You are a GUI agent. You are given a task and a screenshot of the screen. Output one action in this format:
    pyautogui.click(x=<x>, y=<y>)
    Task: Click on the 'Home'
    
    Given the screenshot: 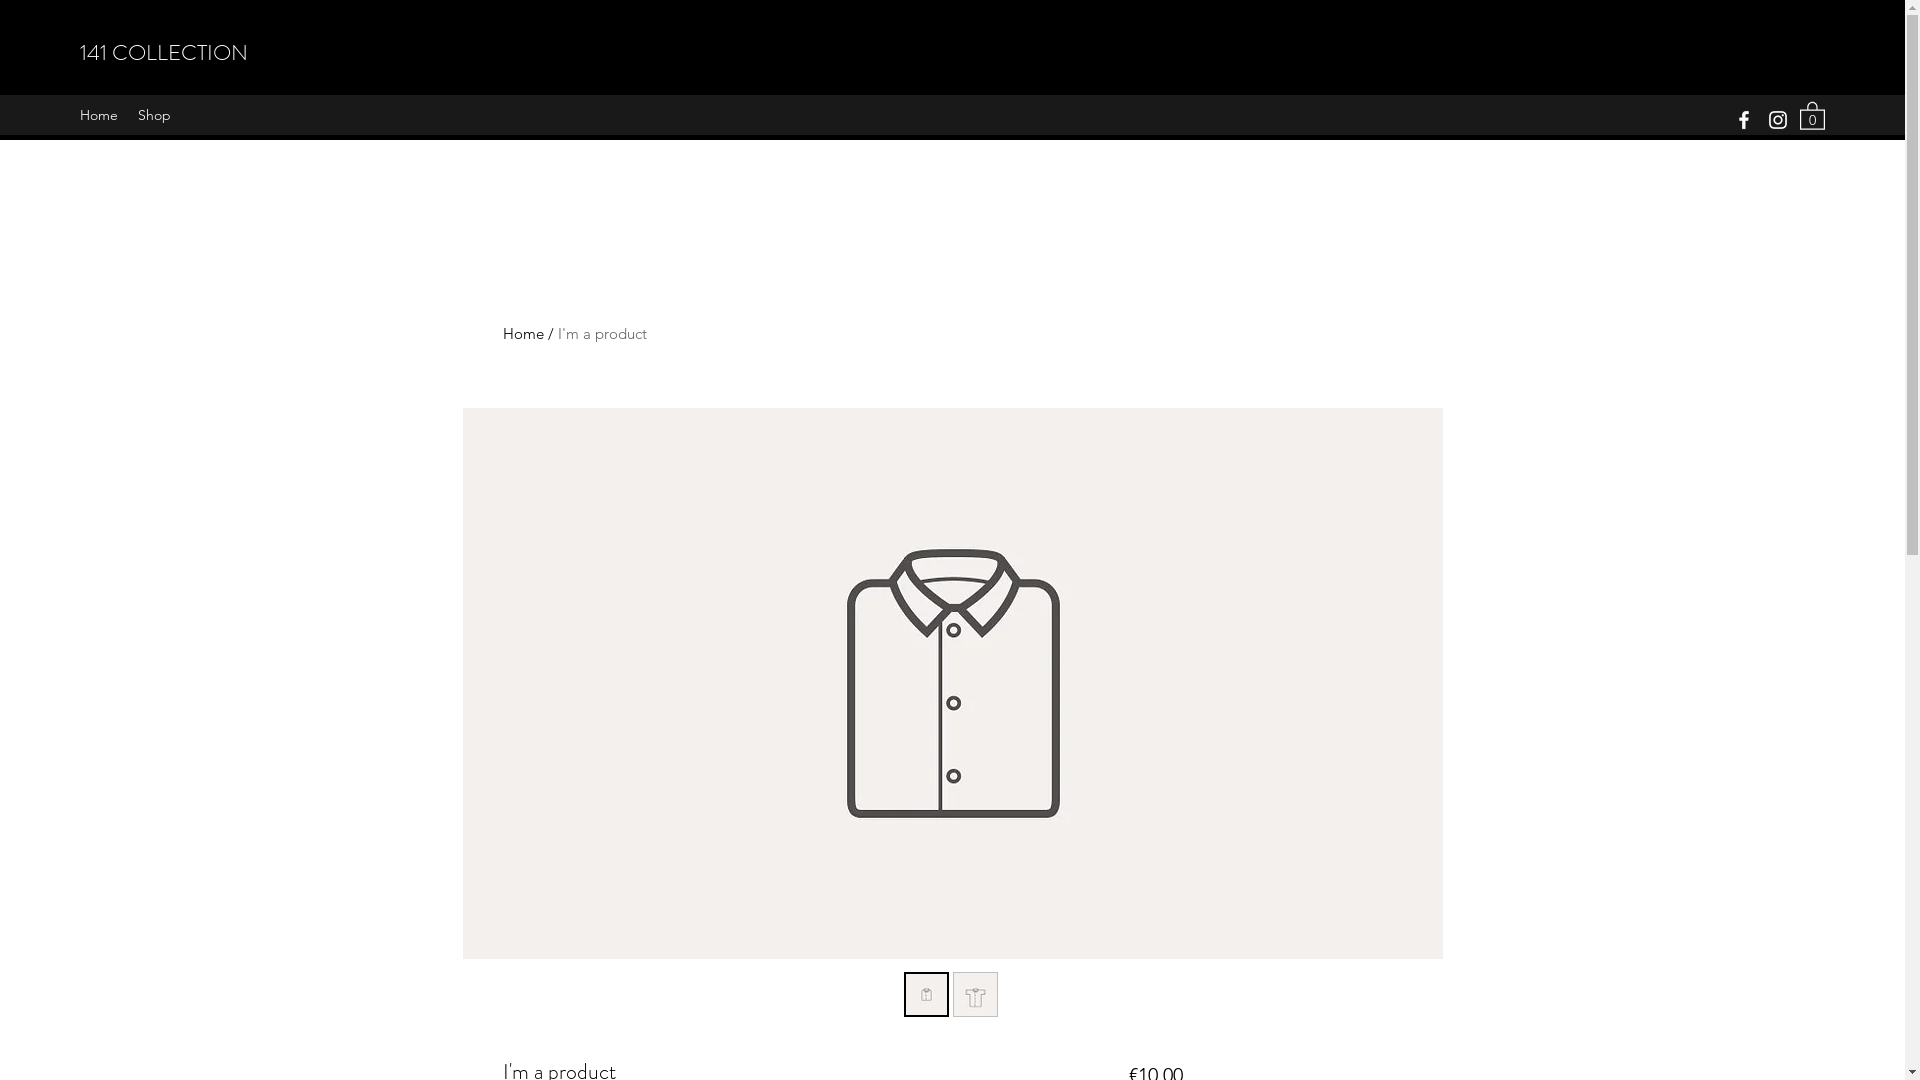 What is the action you would take?
    pyautogui.click(x=98, y=115)
    